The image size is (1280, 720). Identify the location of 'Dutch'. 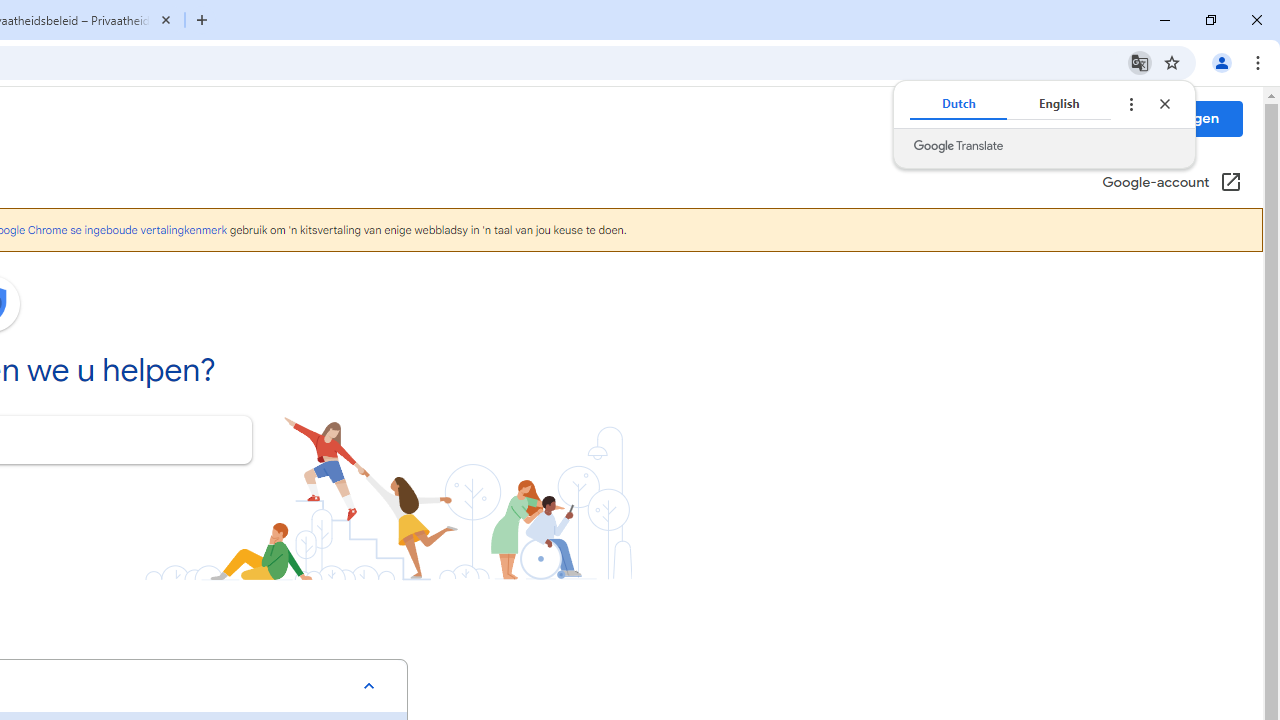
(957, 104).